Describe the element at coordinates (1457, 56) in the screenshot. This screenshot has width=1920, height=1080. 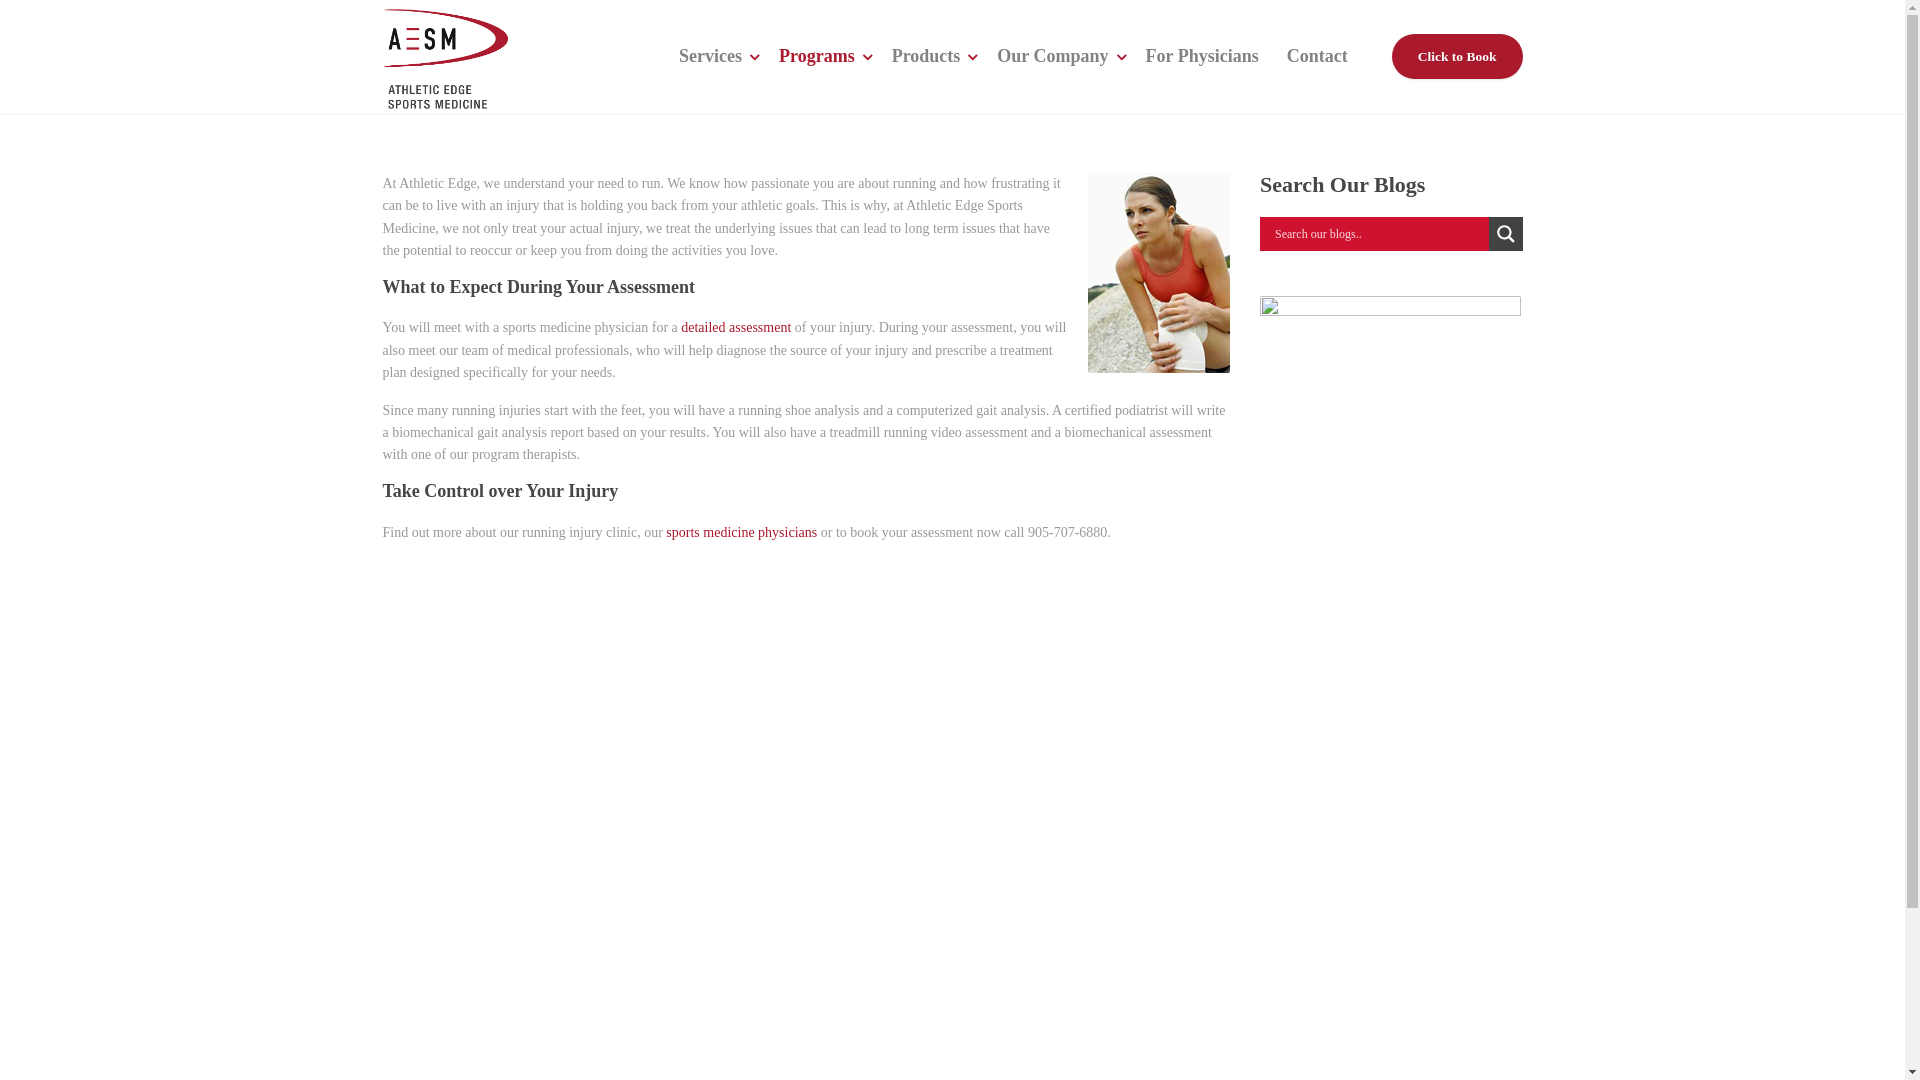
I see `'Click to Book'` at that location.